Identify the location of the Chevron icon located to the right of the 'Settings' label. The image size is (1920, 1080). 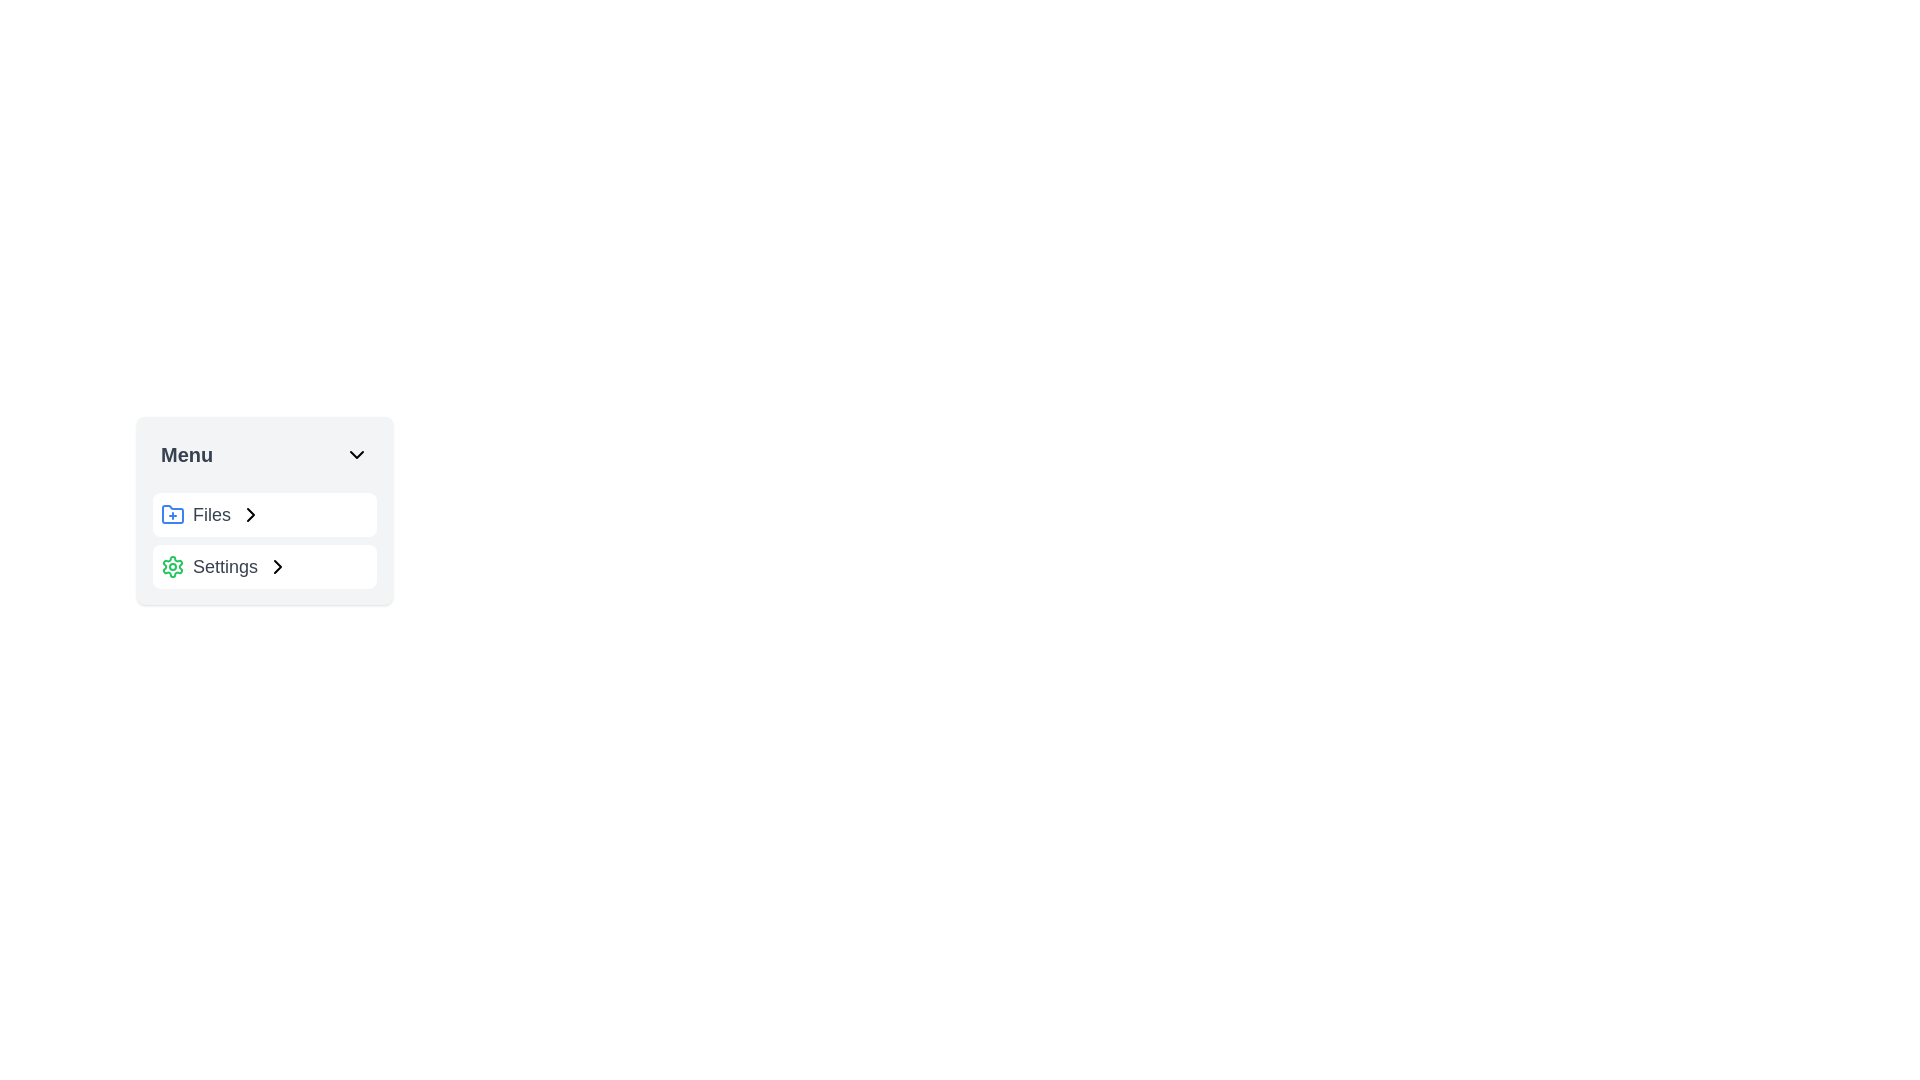
(277, 567).